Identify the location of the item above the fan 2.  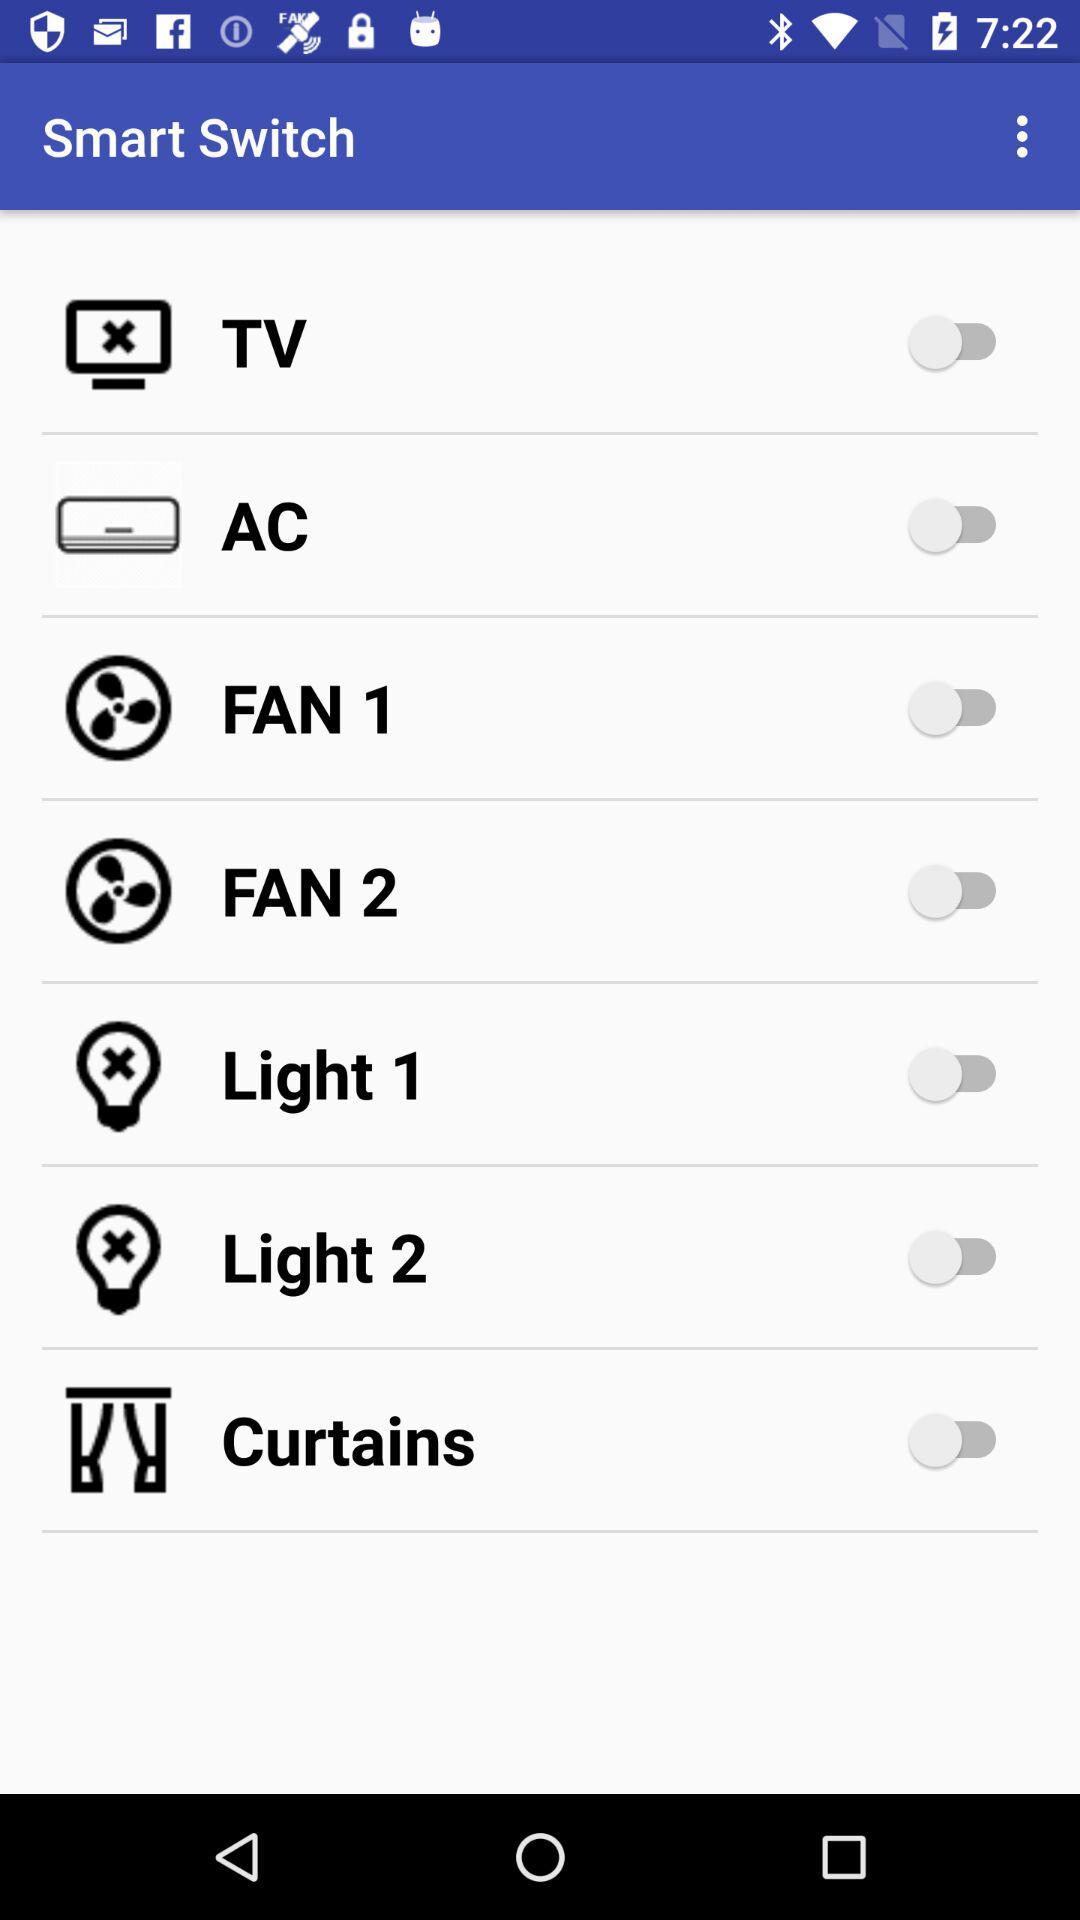
(560, 708).